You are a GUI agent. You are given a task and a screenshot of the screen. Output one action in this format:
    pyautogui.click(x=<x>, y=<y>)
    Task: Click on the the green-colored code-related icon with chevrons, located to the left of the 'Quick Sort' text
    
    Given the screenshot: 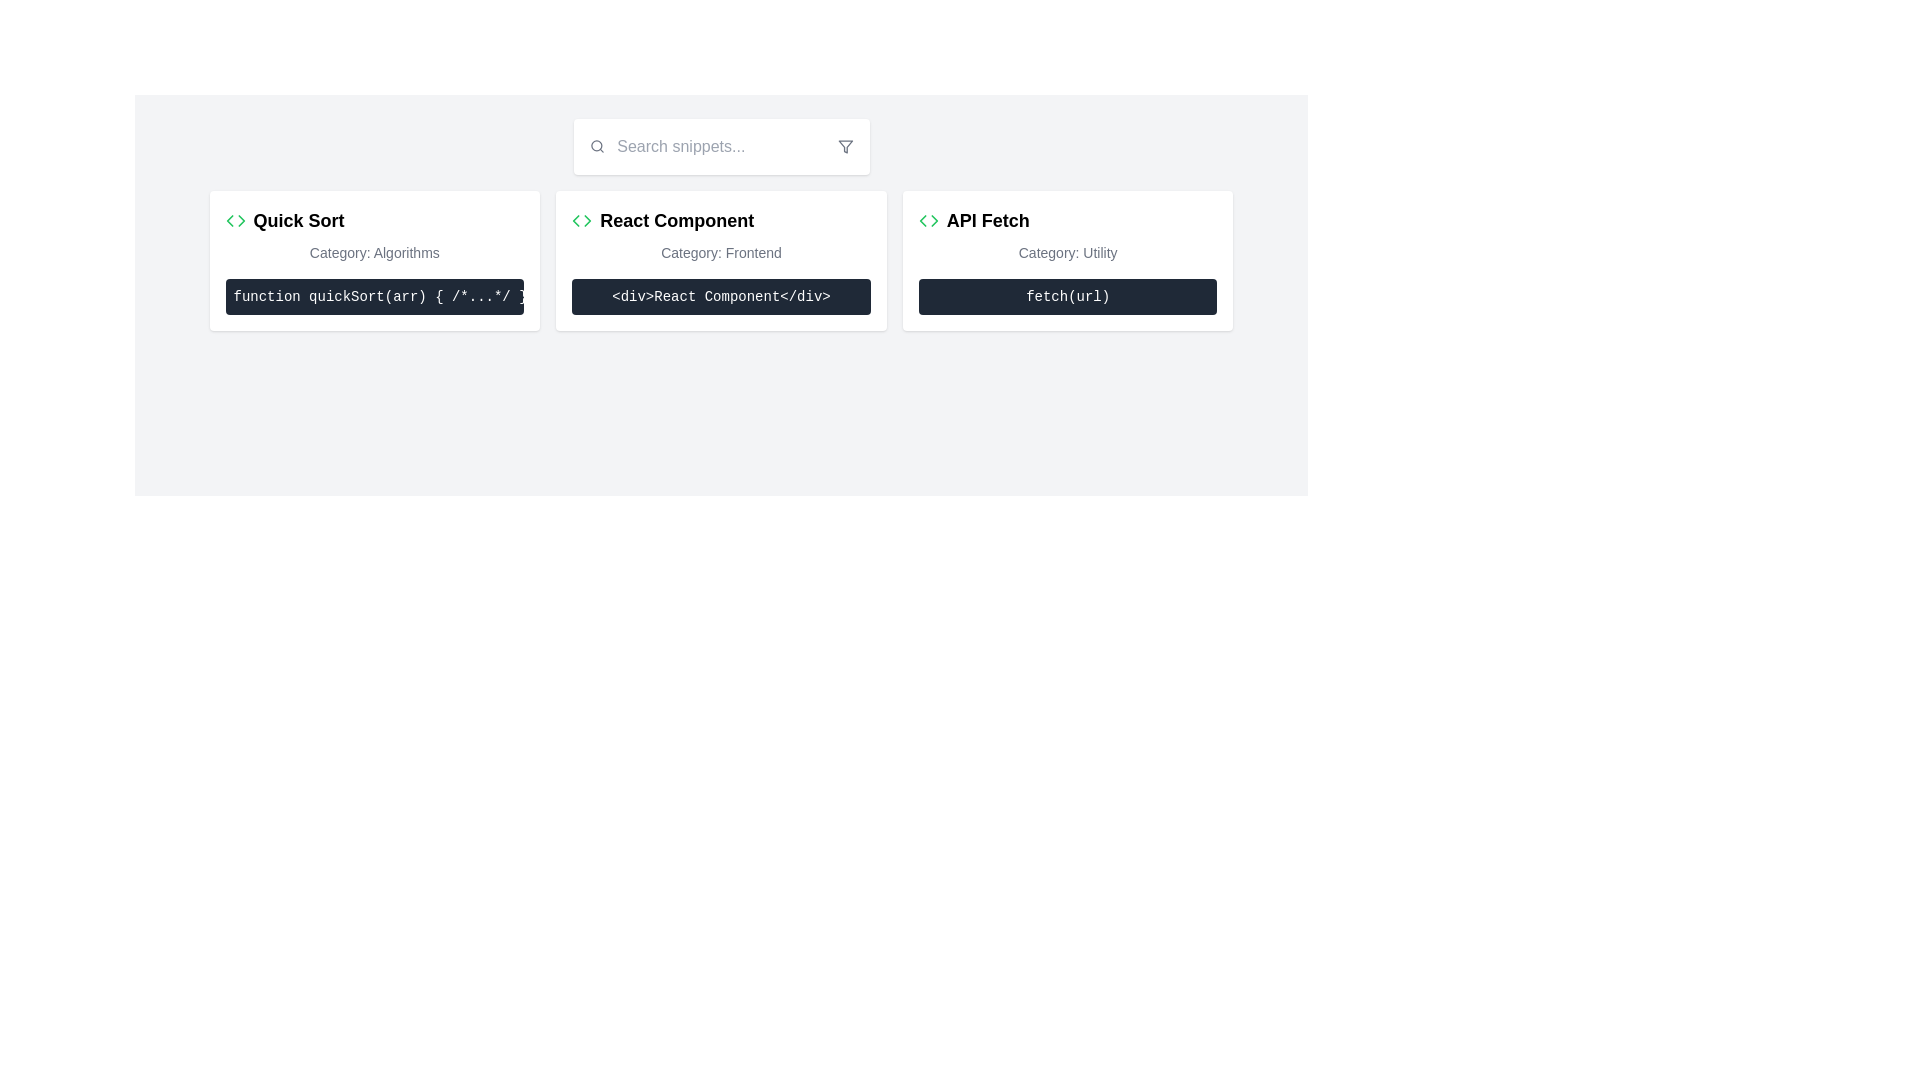 What is the action you would take?
    pyautogui.click(x=235, y=220)
    